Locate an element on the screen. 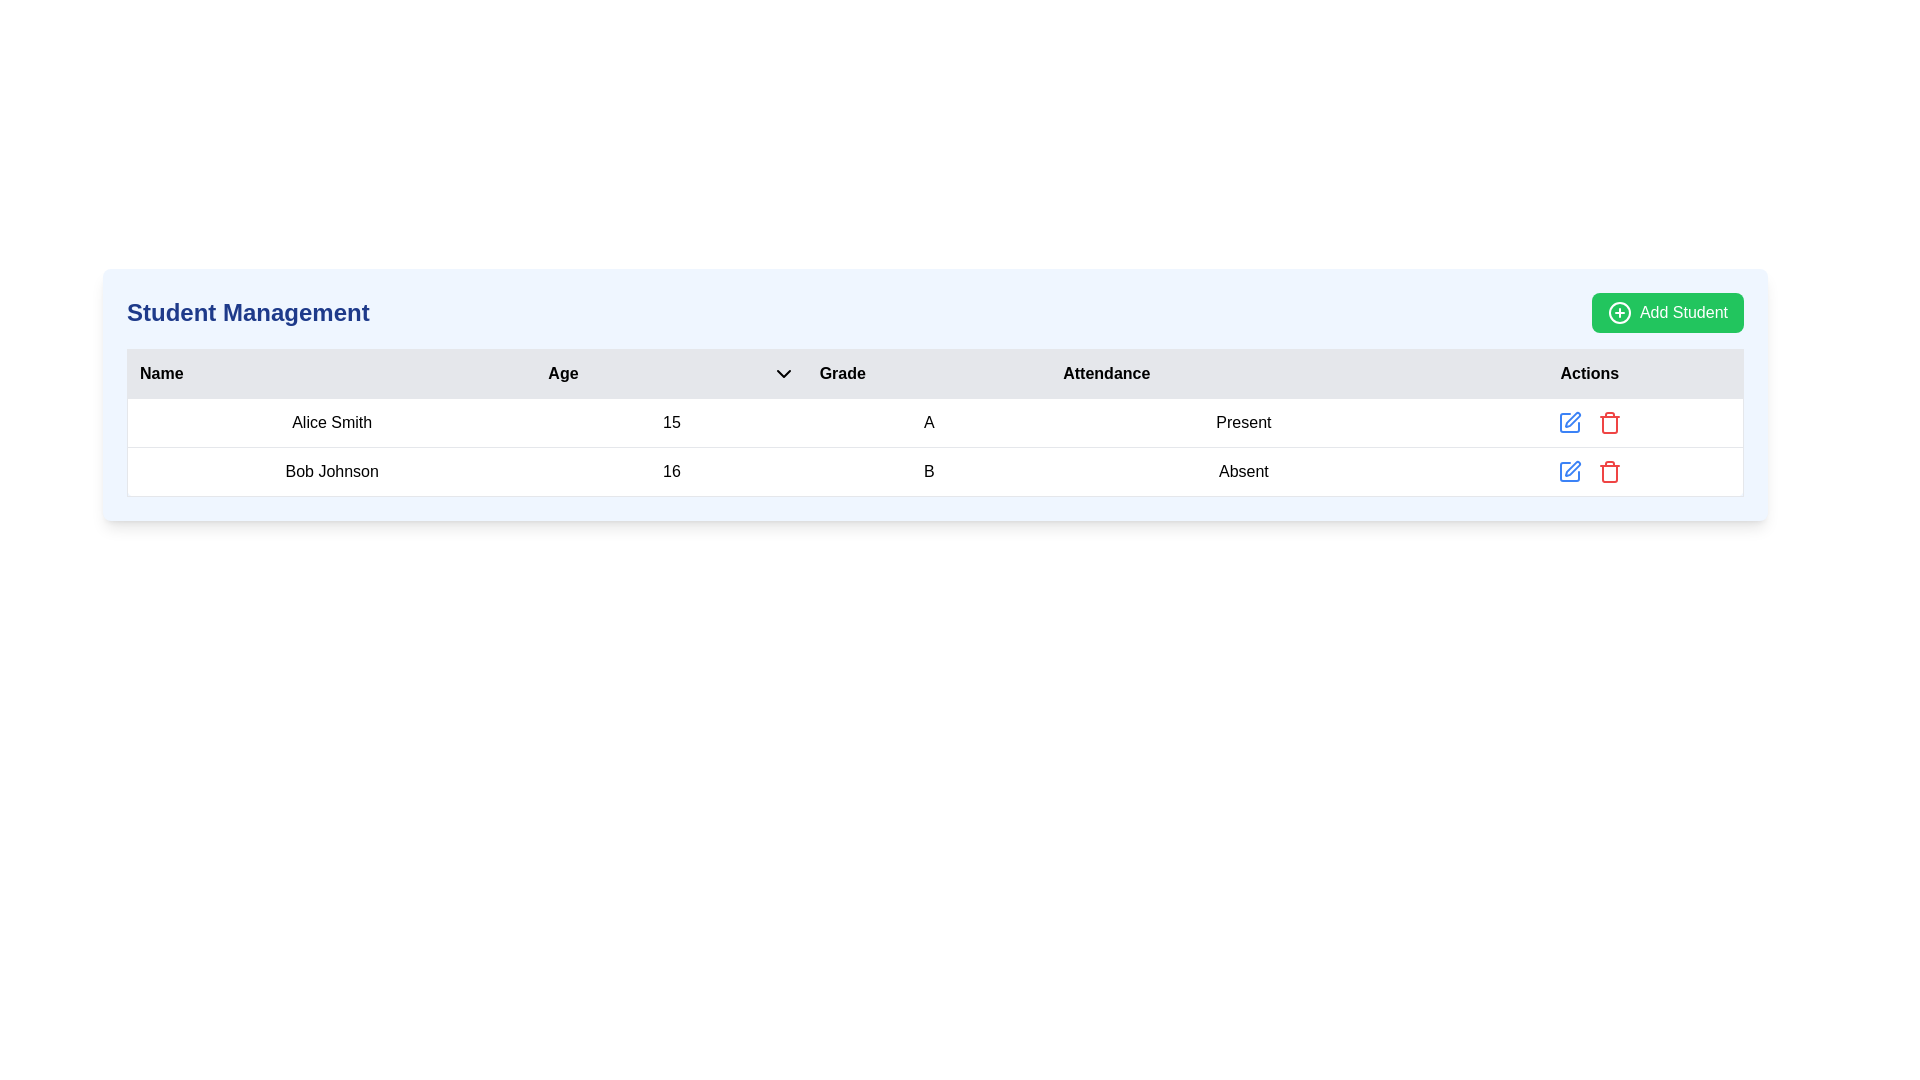 This screenshot has width=1920, height=1080. the text label indicating the attendance status of student 'Bob Johnson' as 'Absent', which is located in the fourth column of the second row of the table, under the 'Attendance' header and next to the 'Age' column is located at coordinates (1242, 471).